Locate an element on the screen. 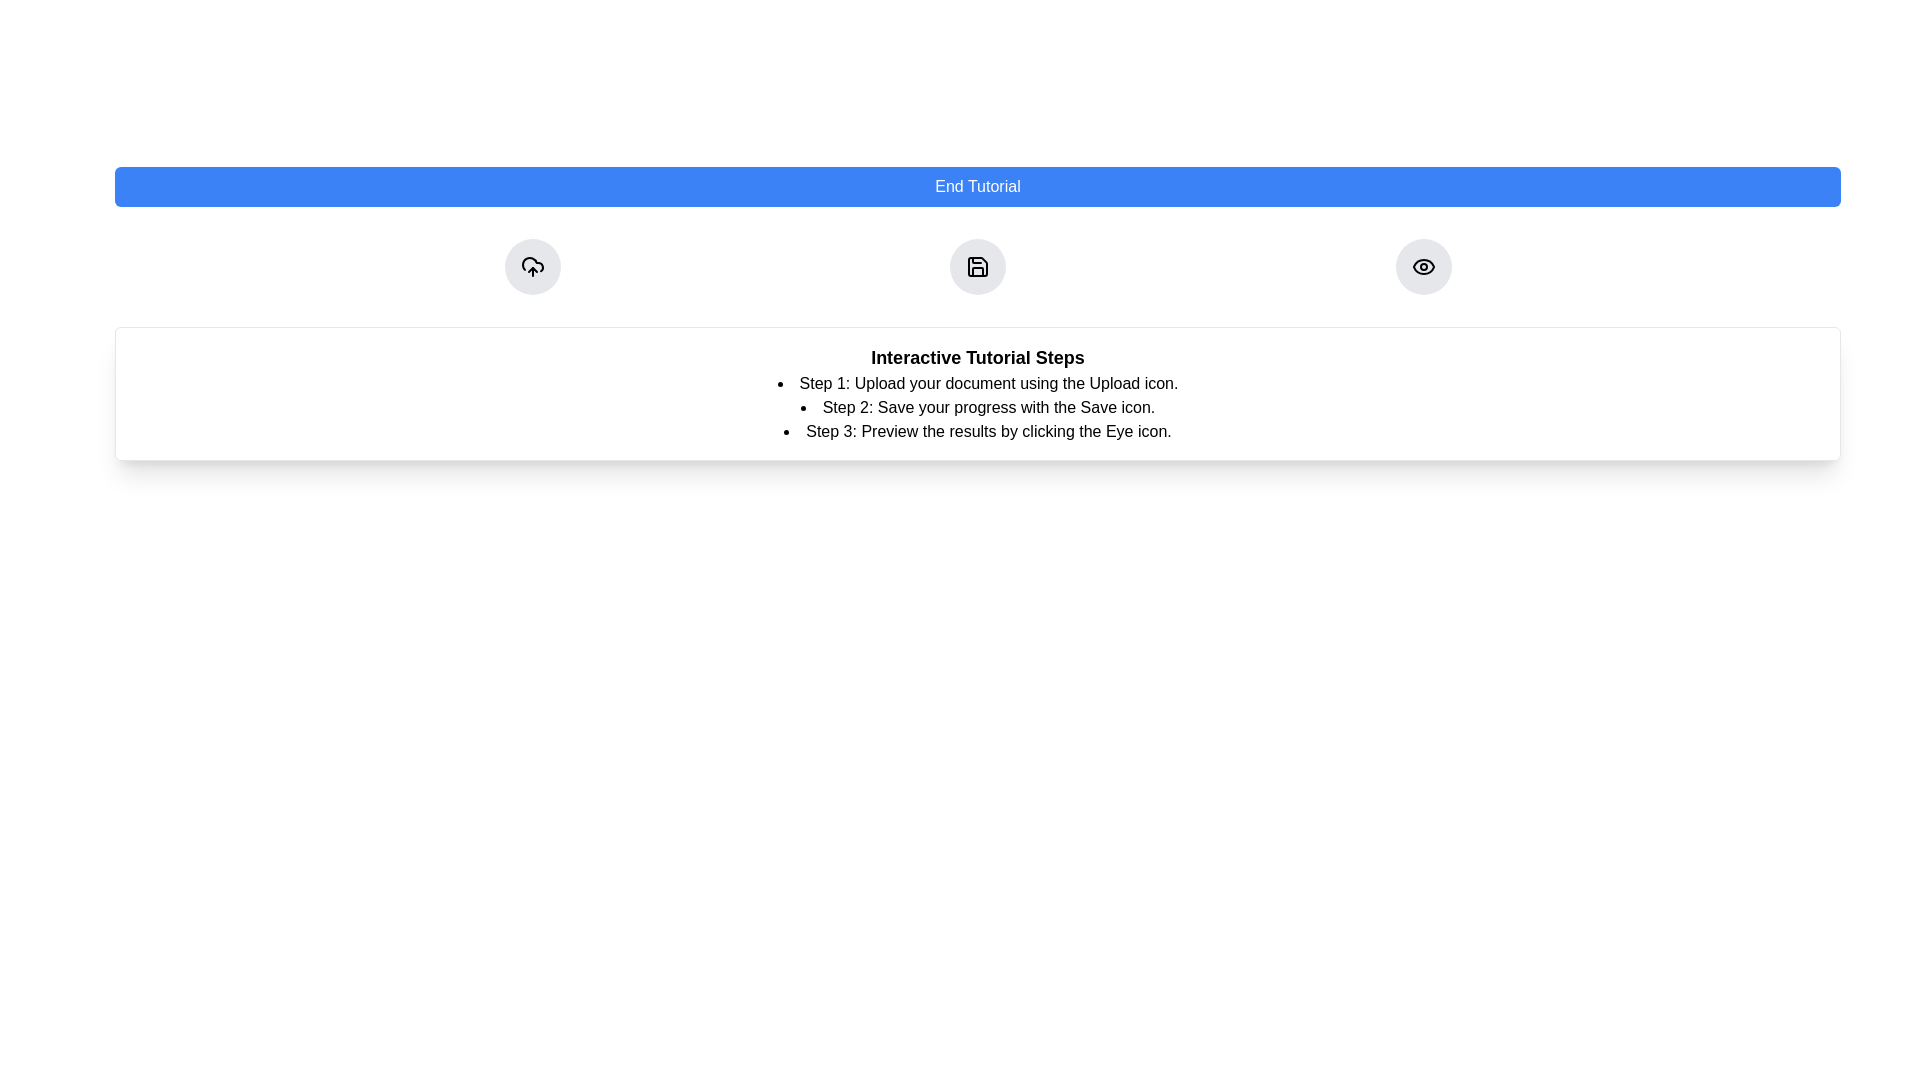 Image resolution: width=1920 pixels, height=1080 pixels. the third interactive icon on the far right, which has an eye symbol for content preview is located at coordinates (1422, 265).